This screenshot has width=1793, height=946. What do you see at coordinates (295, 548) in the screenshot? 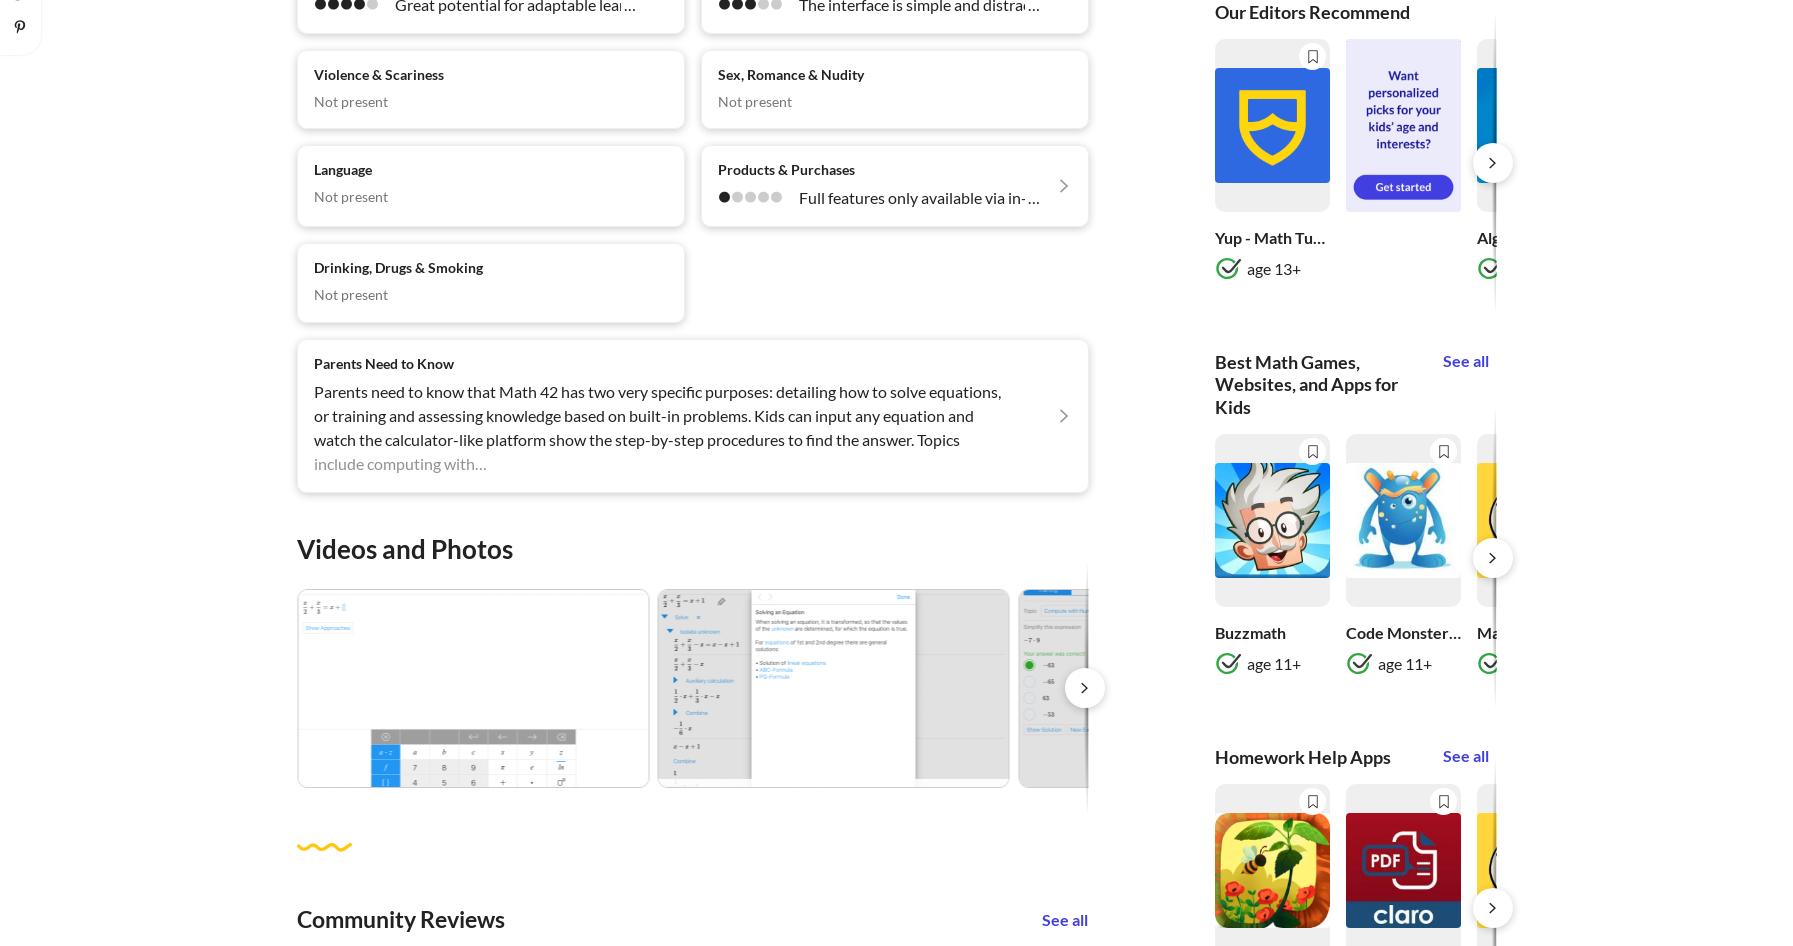
I see `'Videos and Photos'` at bounding box center [295, 548].